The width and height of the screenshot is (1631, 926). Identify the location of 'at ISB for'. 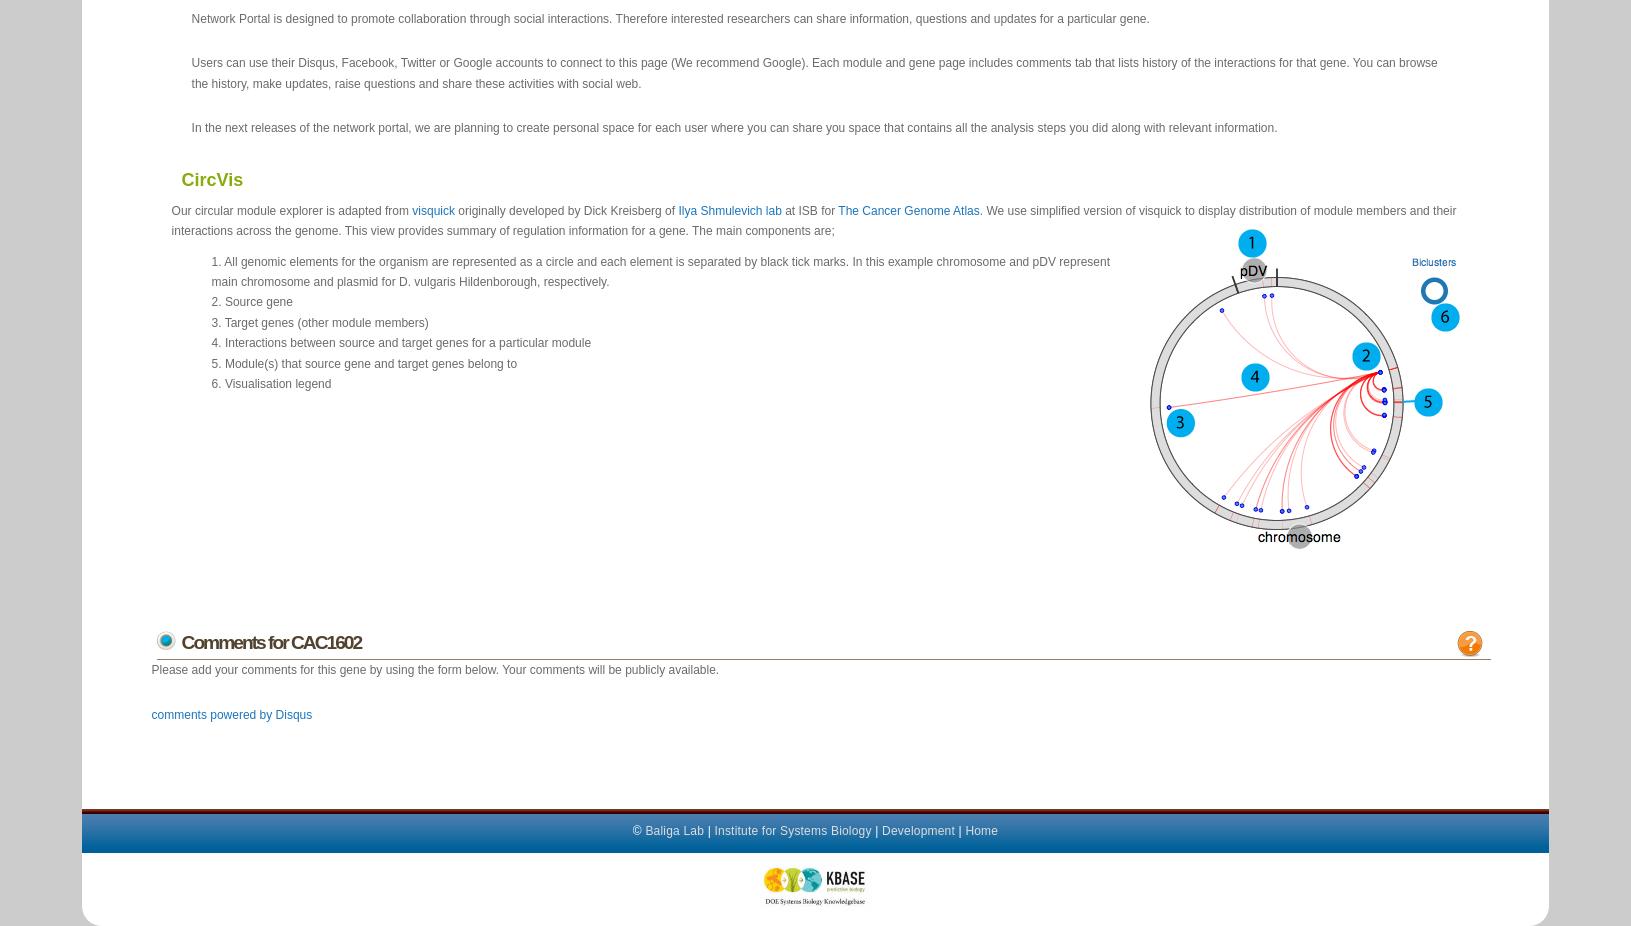
(808, 209).